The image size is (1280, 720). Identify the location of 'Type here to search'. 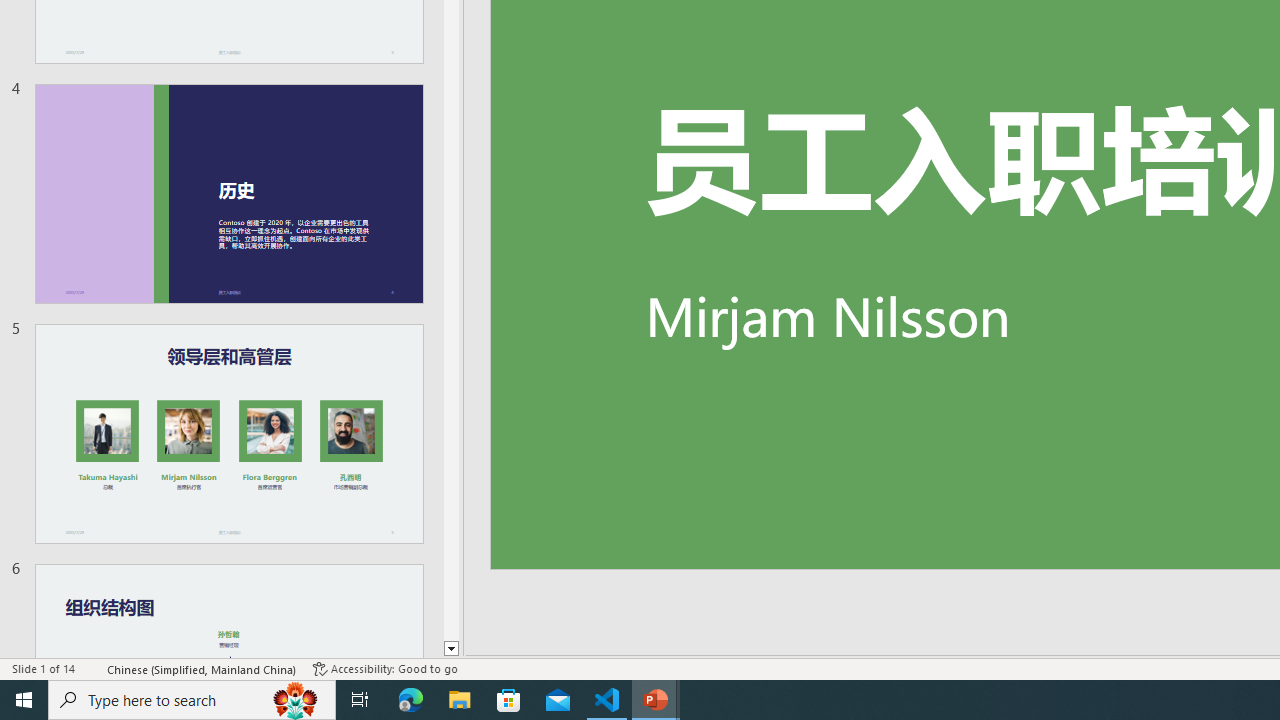
(192, 698).